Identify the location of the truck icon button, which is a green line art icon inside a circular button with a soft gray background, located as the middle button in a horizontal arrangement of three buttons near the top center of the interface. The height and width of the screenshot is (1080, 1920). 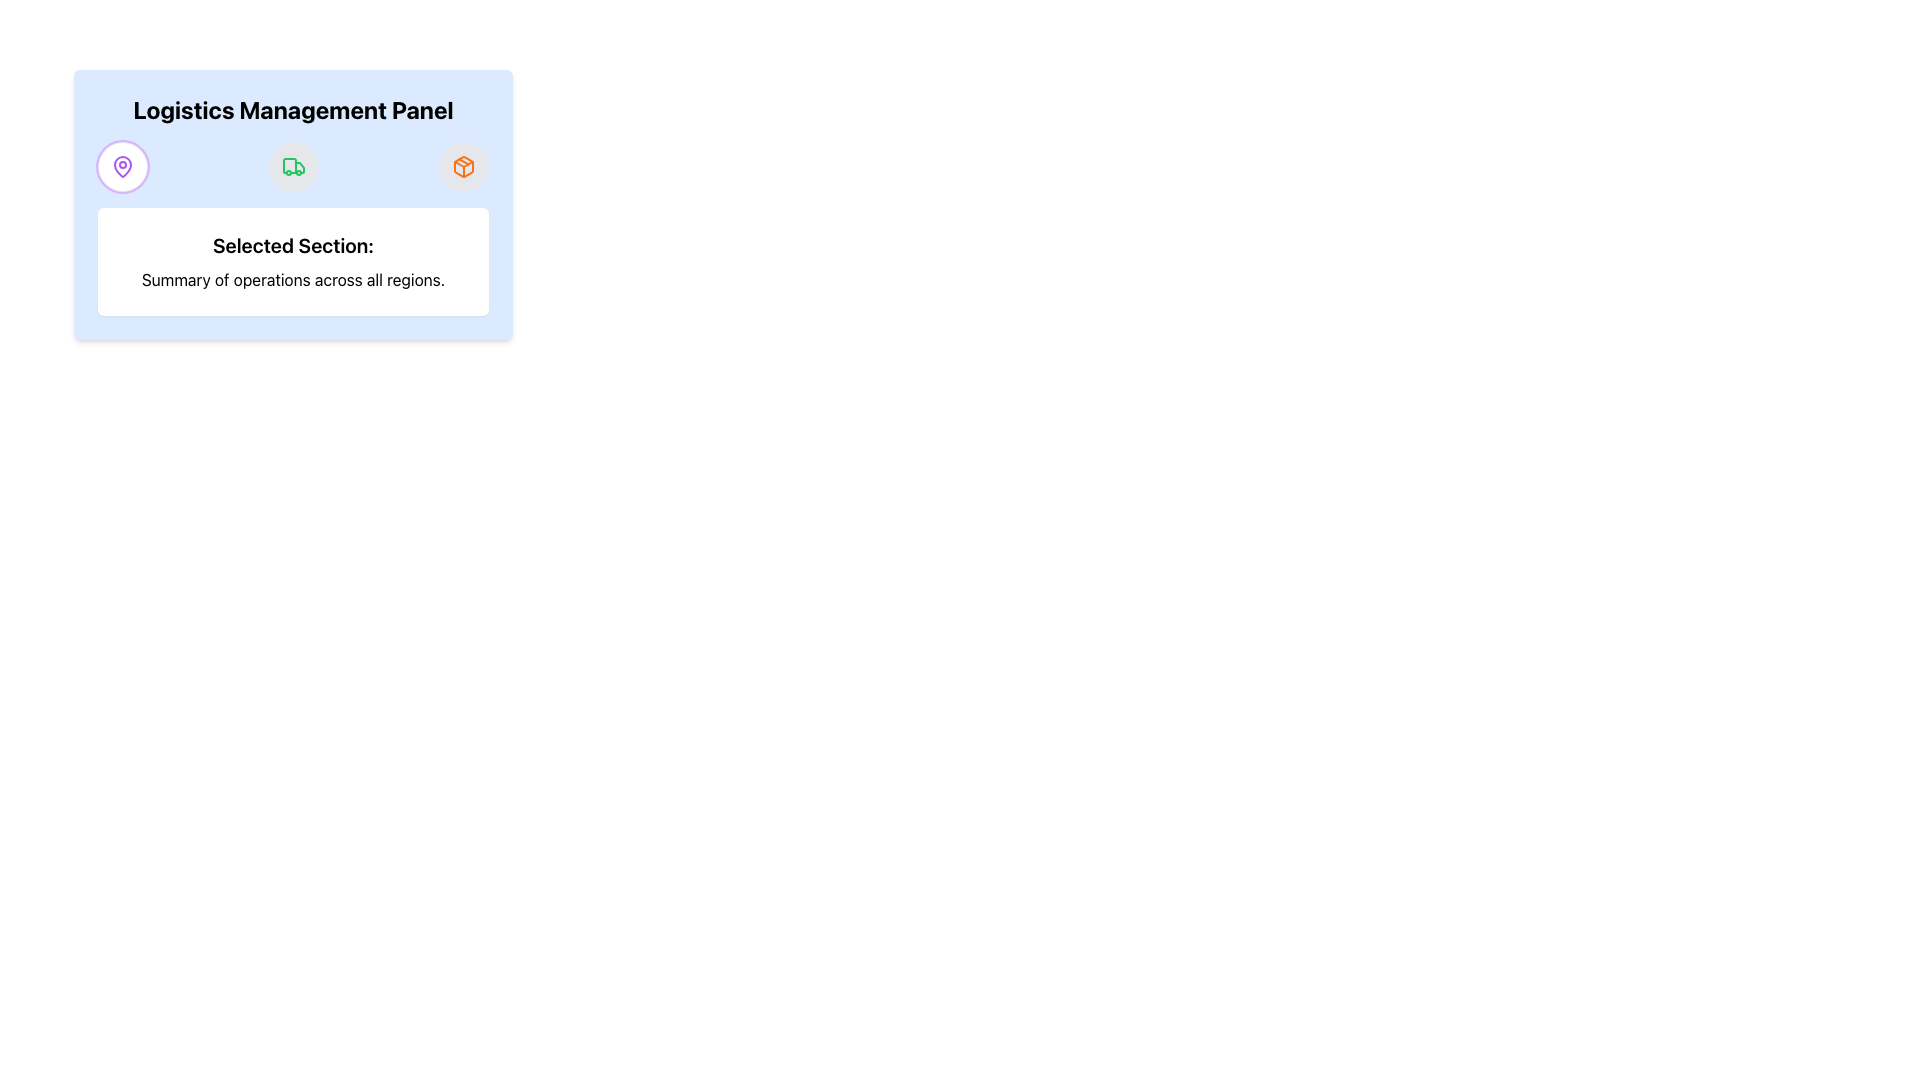
(292, 165).